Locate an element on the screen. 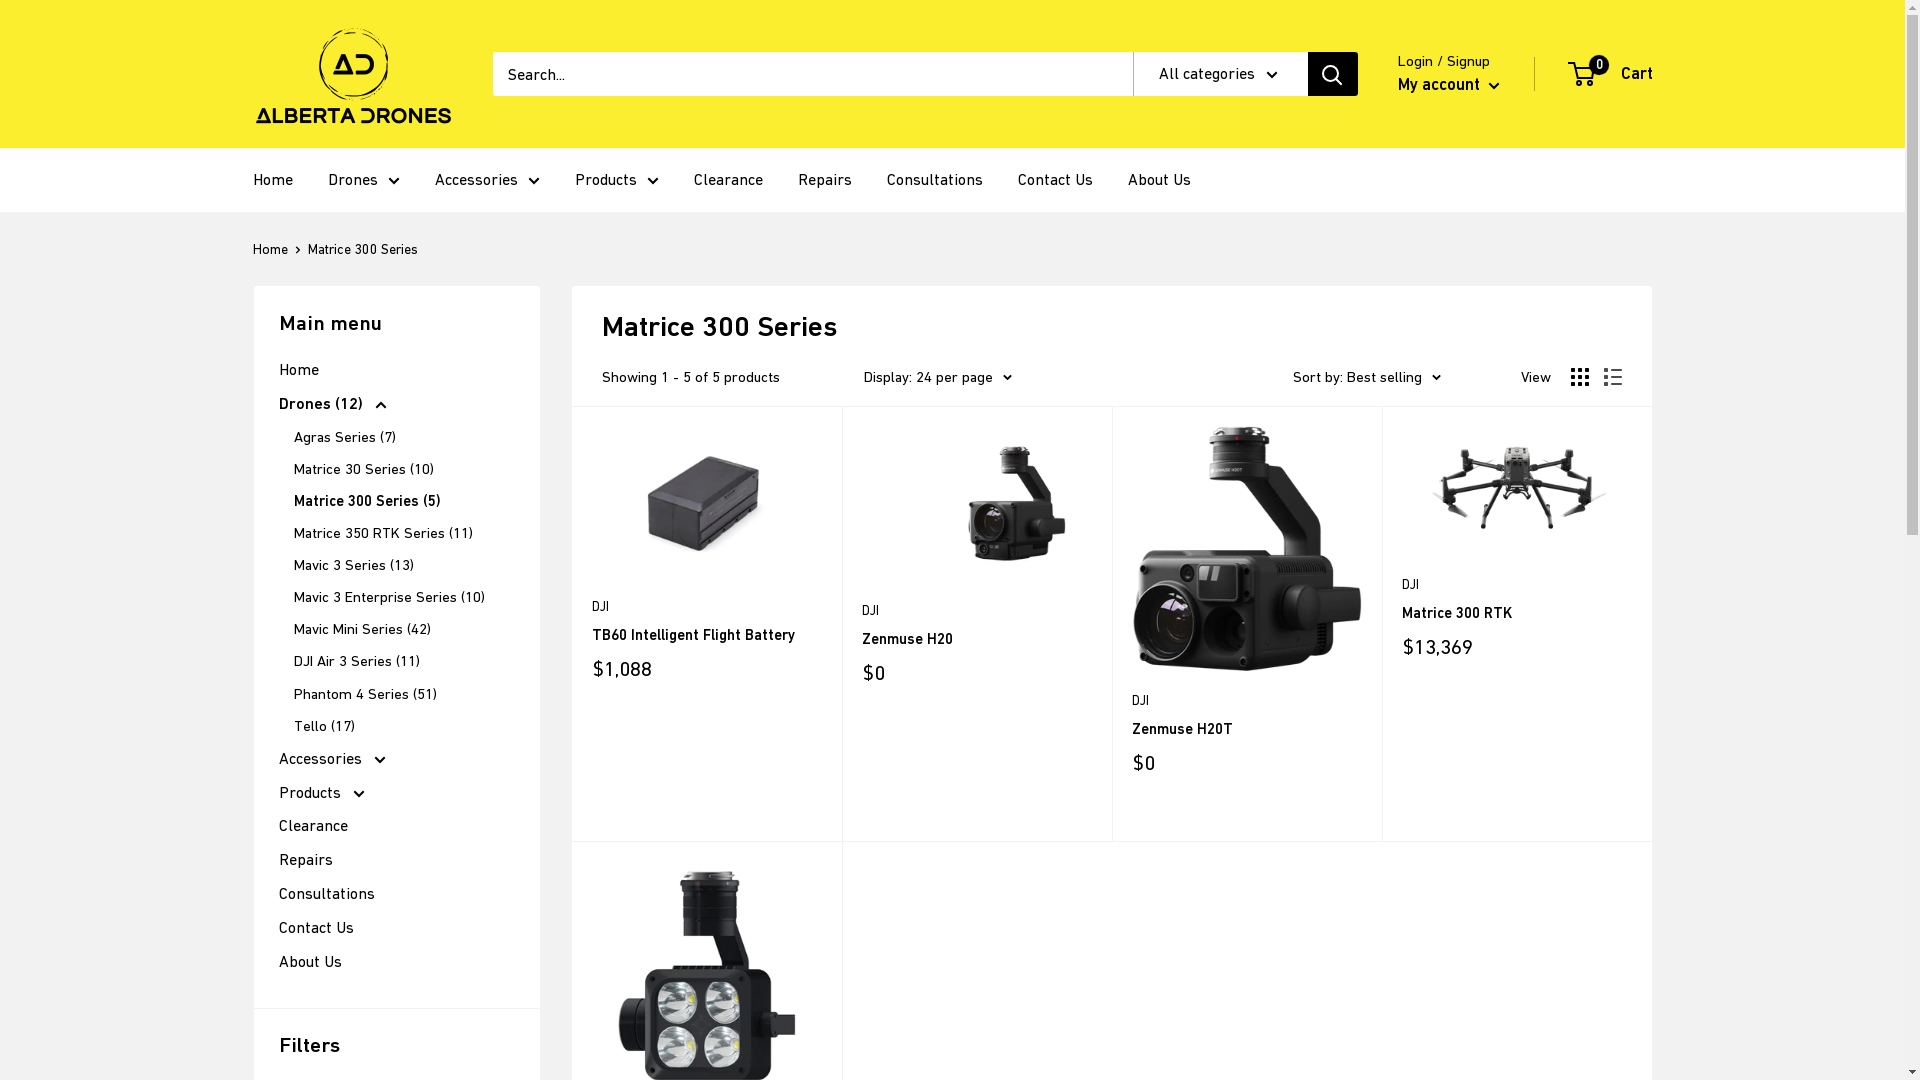 This screenshot has width=1920, height=1080. 'Accessories' is located at coordinates (395, 759).